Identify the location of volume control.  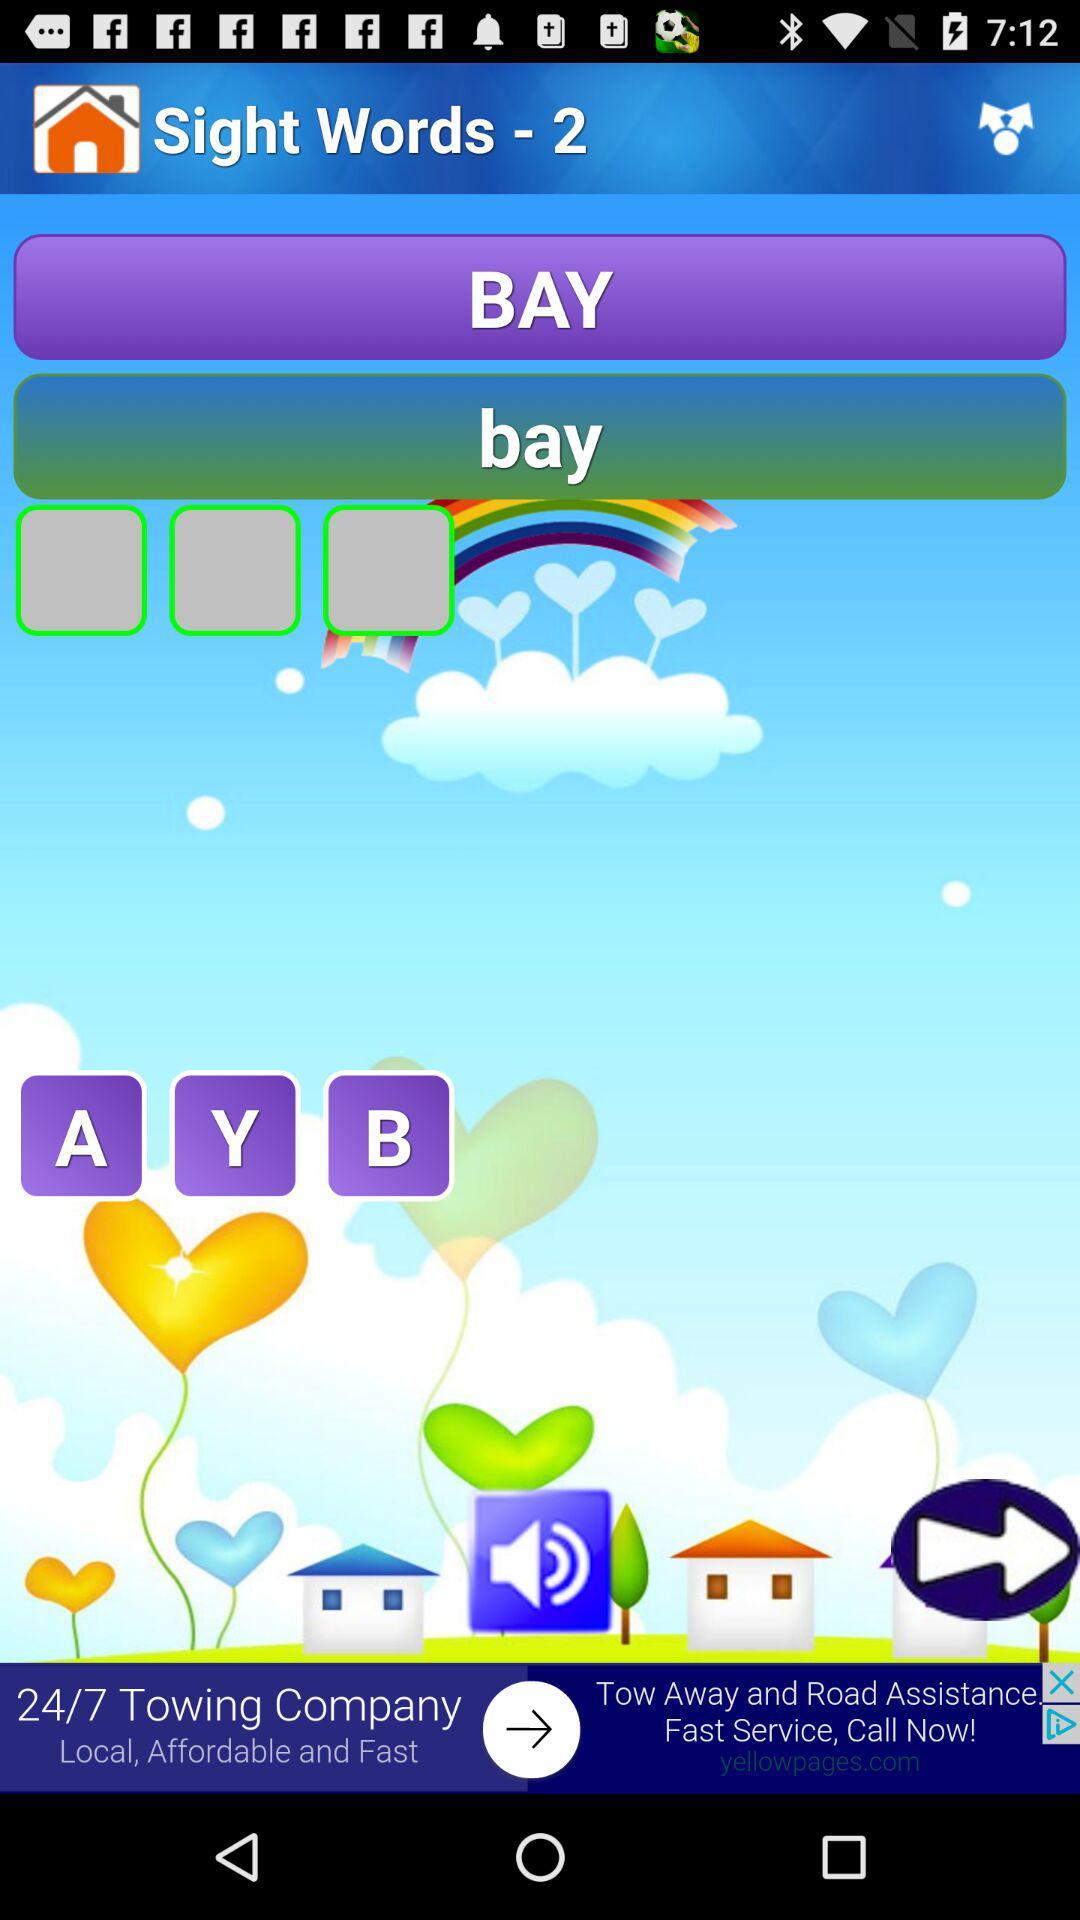
(540, 1556).